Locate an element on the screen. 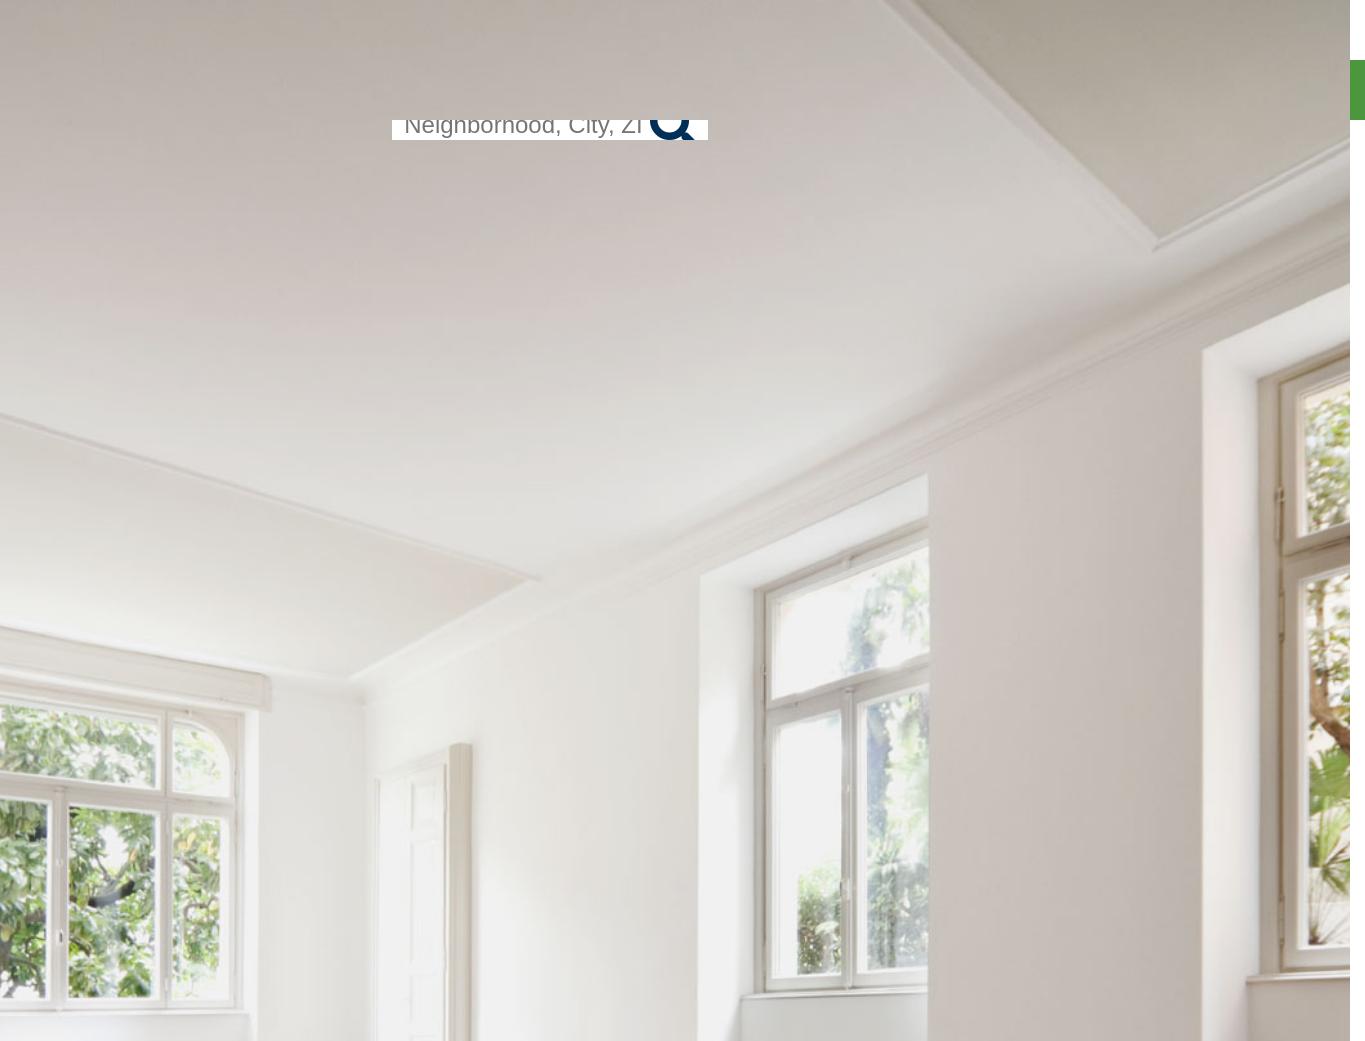 The image size is (1365, 1041). 'PROPERTIES' is located at coordinates (1072, 88).